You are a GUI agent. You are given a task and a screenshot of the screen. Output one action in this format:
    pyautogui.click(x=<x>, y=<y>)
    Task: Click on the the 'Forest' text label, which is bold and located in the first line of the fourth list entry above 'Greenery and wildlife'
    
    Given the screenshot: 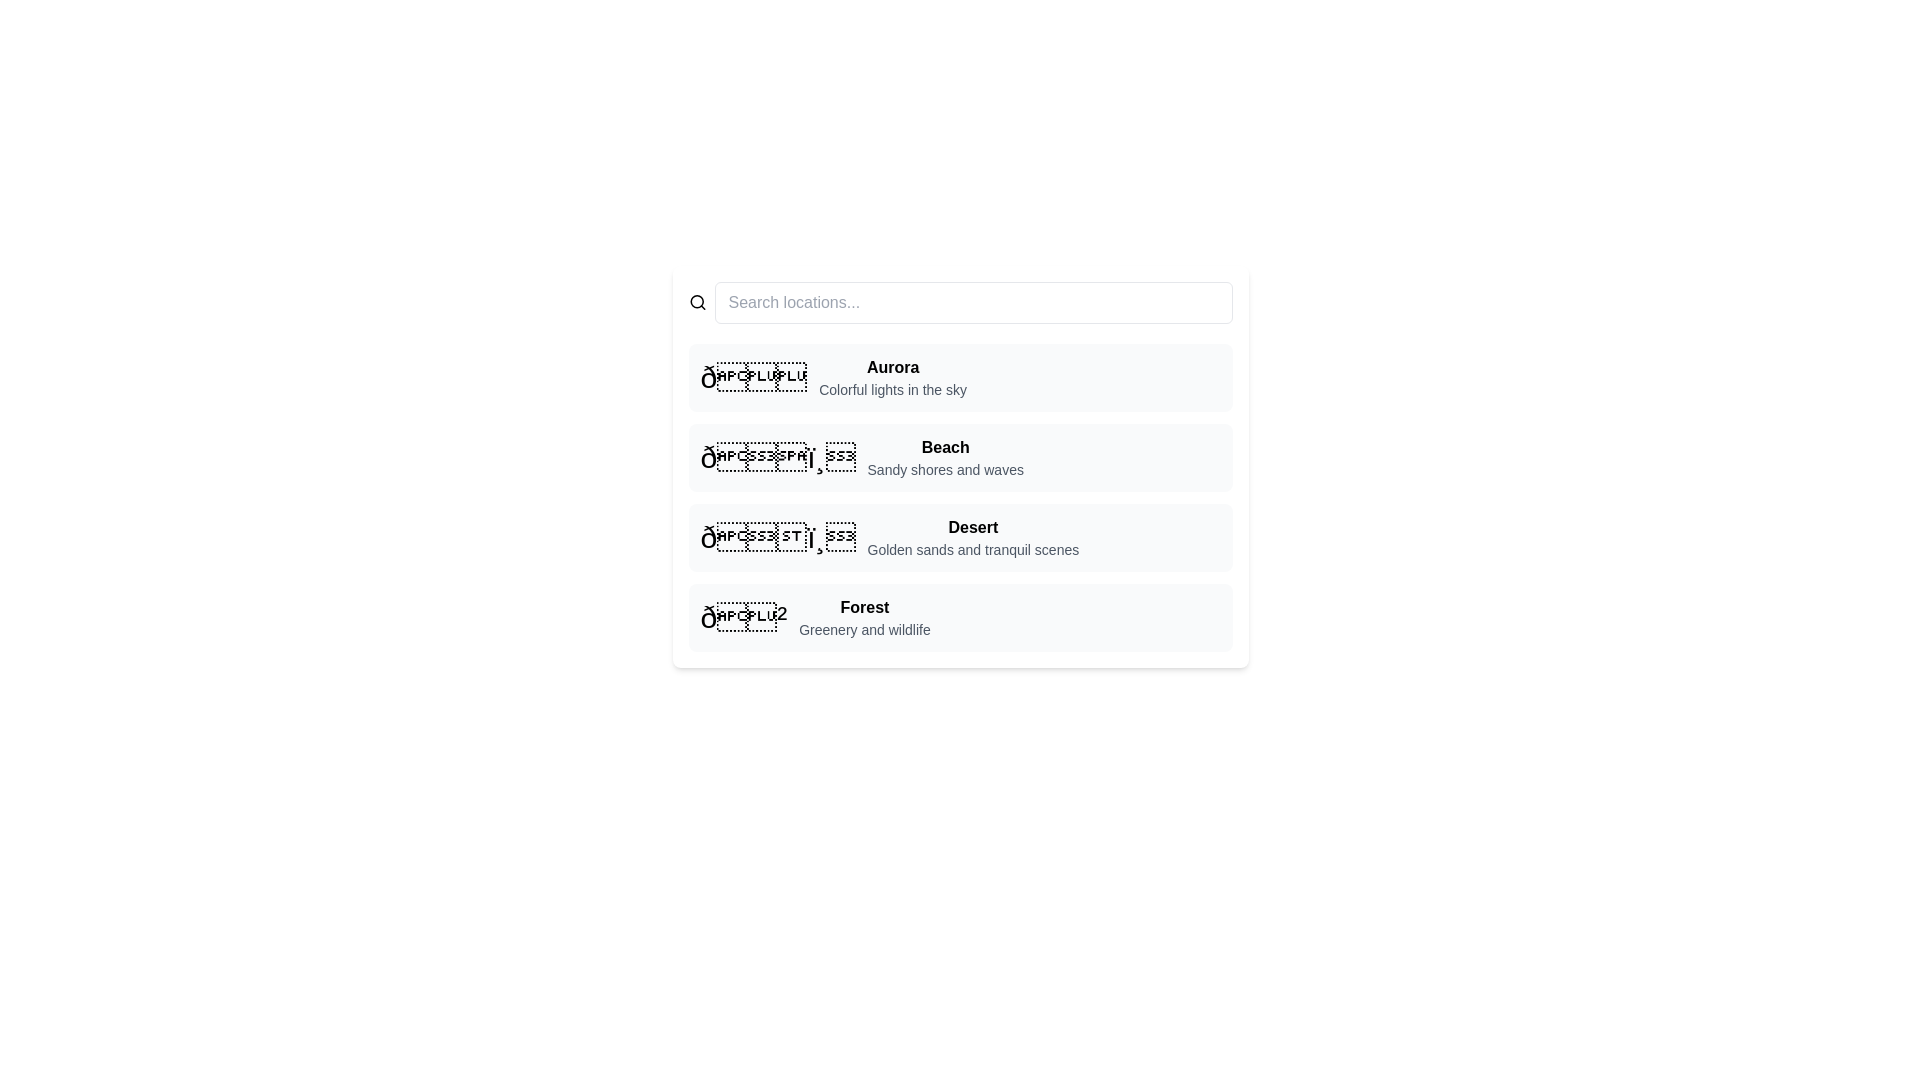 What is the action you would take?
    pyautogui.click(x=864, y=607)
    